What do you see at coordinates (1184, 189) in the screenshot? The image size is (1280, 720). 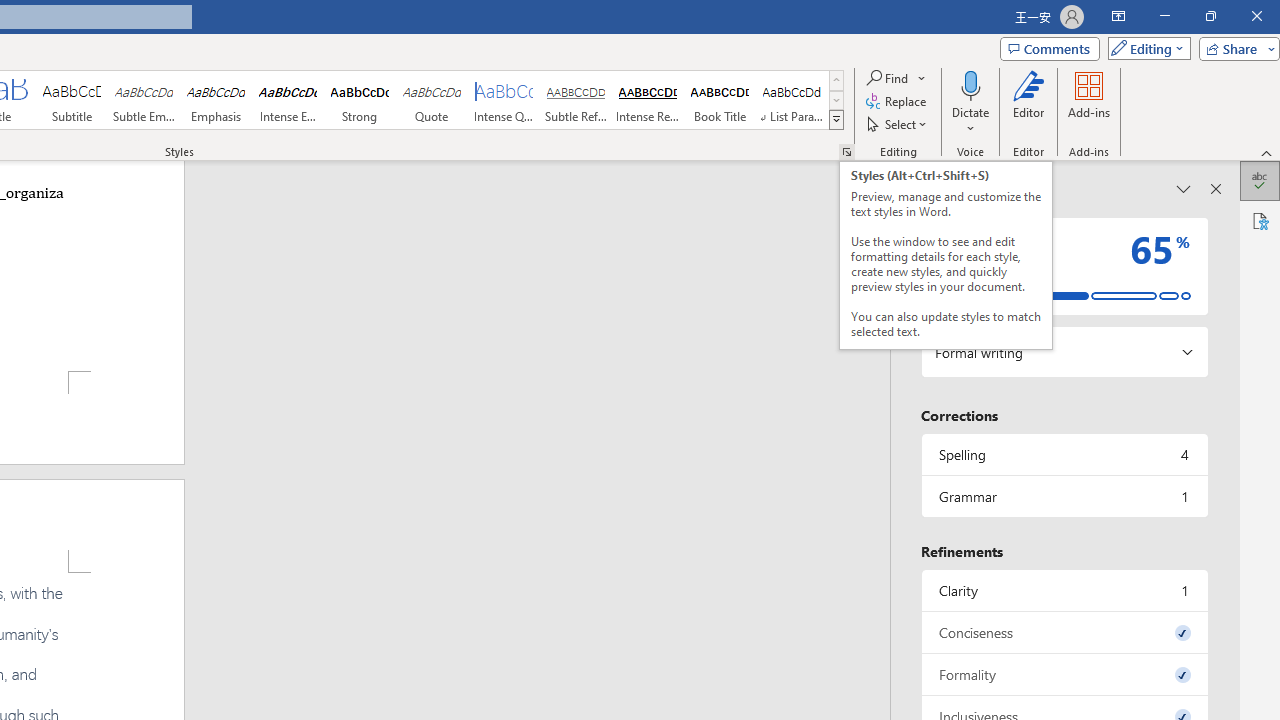 I see `'Task Pane Options'` at bounding box center [1184, 189].